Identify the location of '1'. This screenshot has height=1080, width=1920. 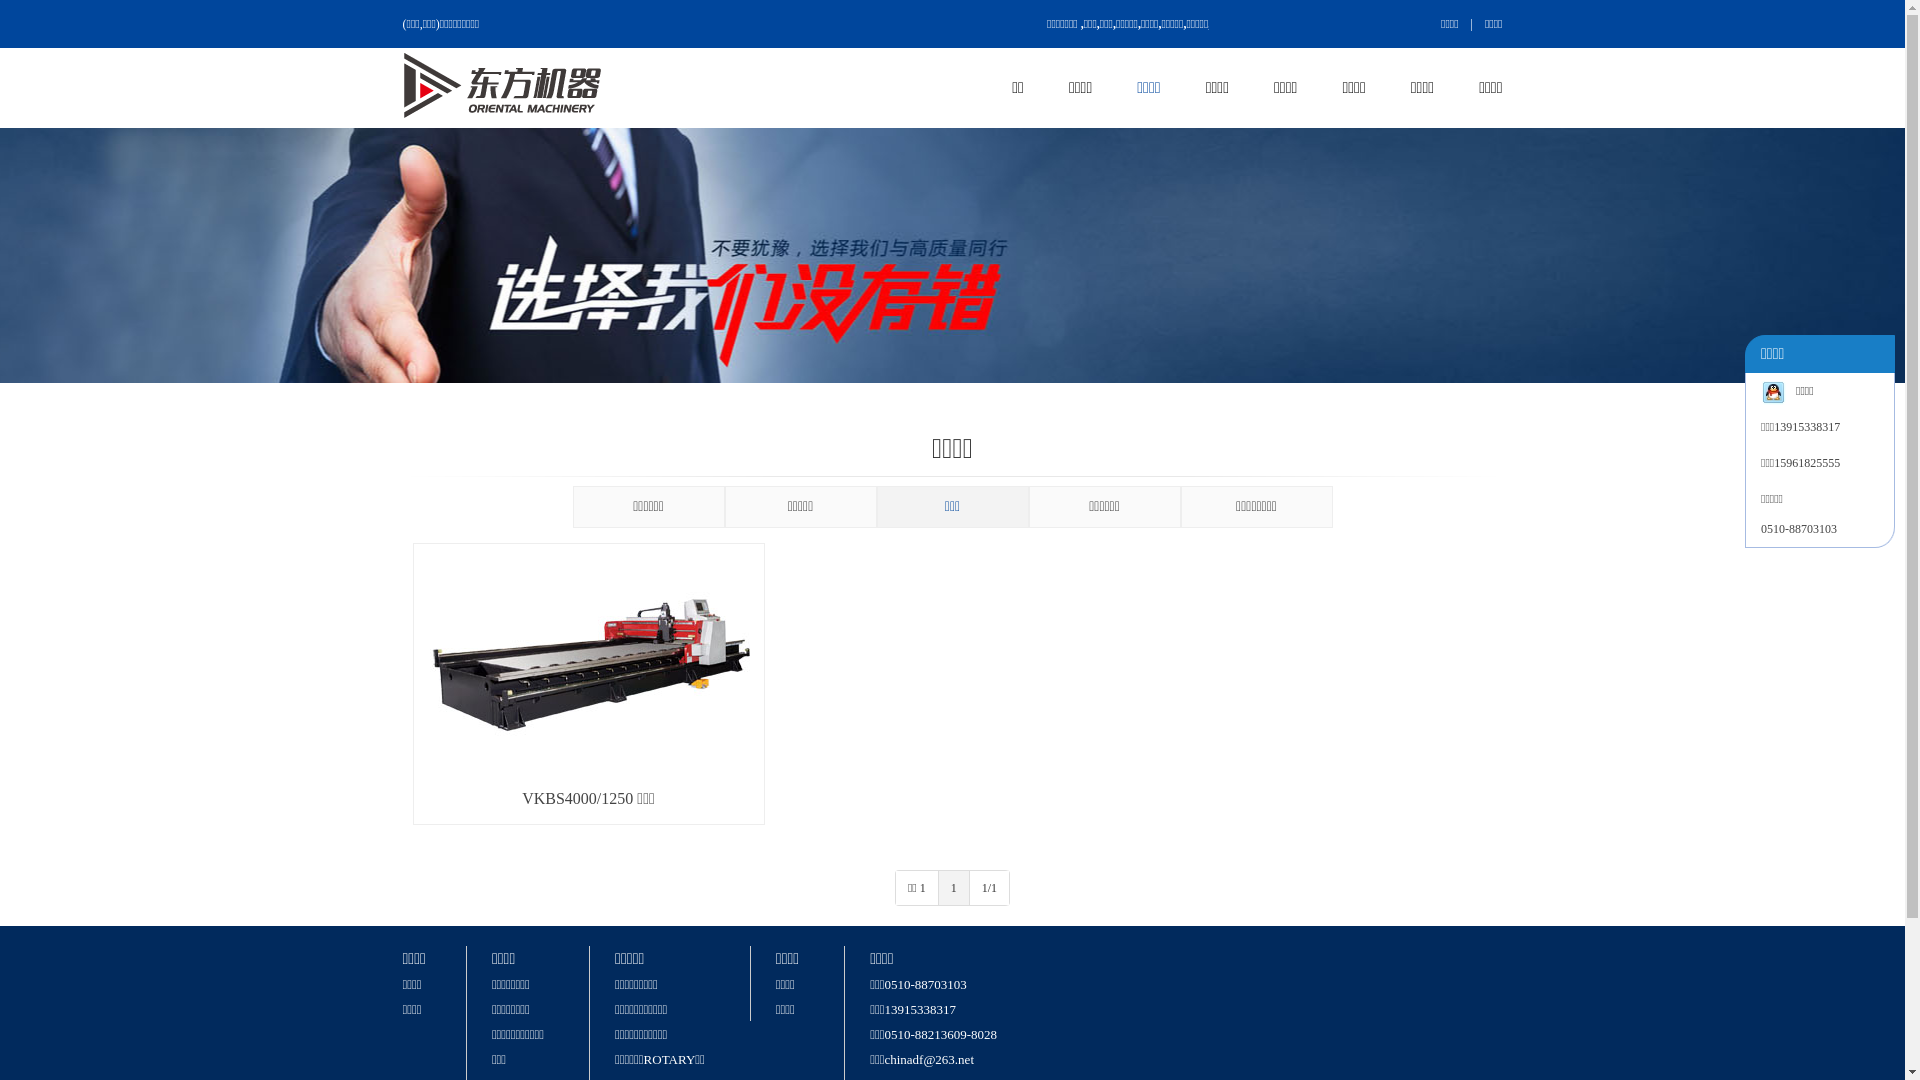
(953, 886).